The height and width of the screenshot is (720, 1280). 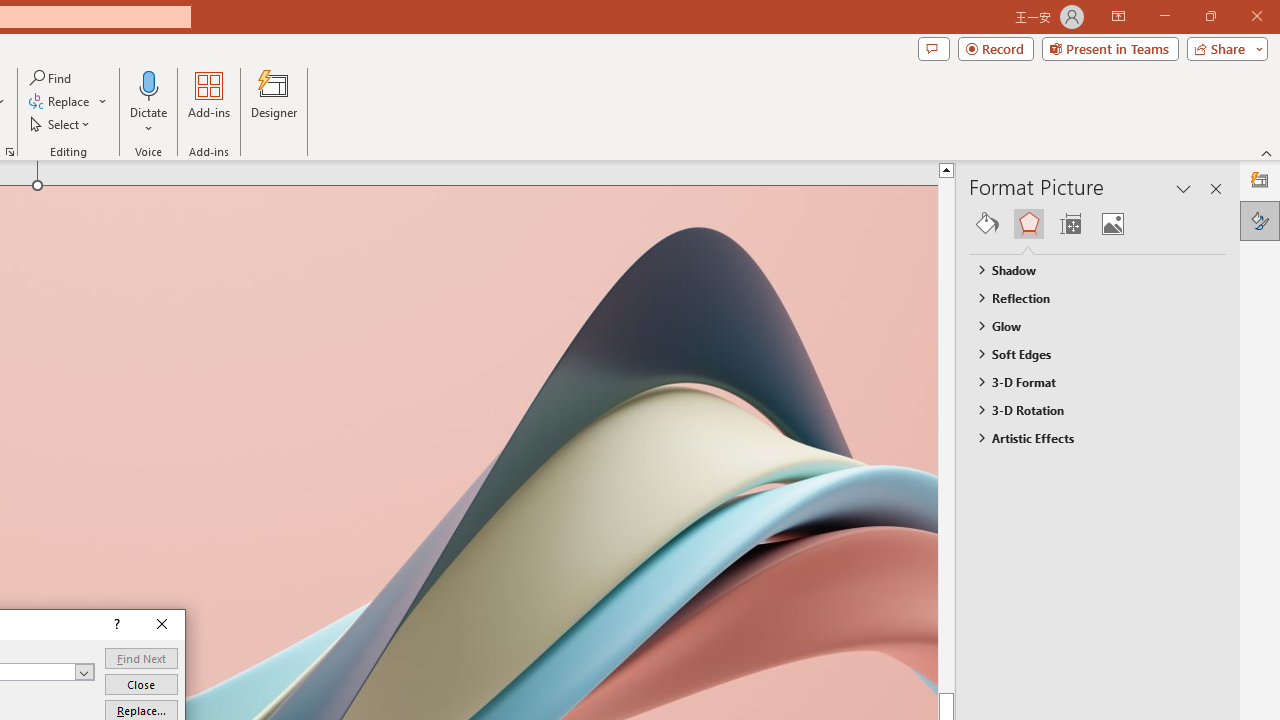 What do you see at coordinates (140, 658) in the screenshot?
I see `'Find Next'` at bounding box center [140, 658].